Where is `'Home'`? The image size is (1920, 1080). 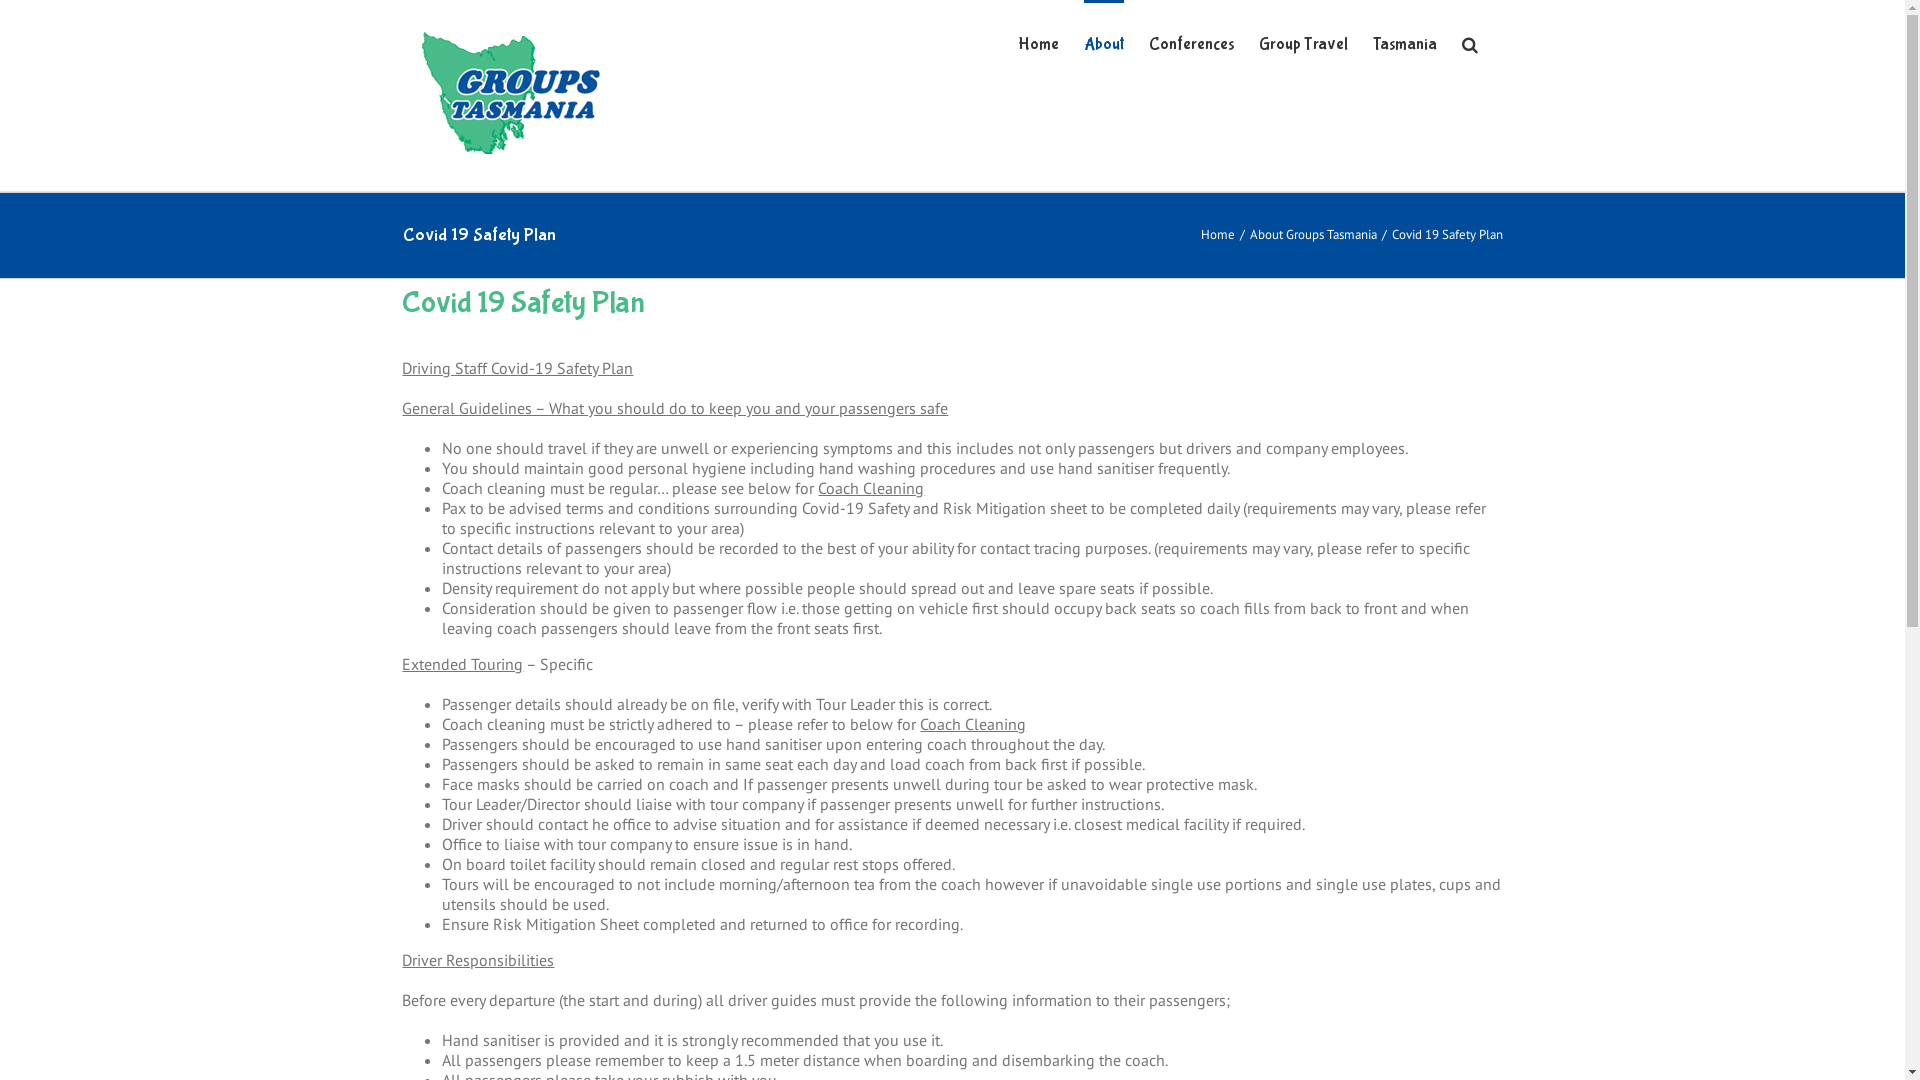 'Home' is located at coordinates (1200, 233).